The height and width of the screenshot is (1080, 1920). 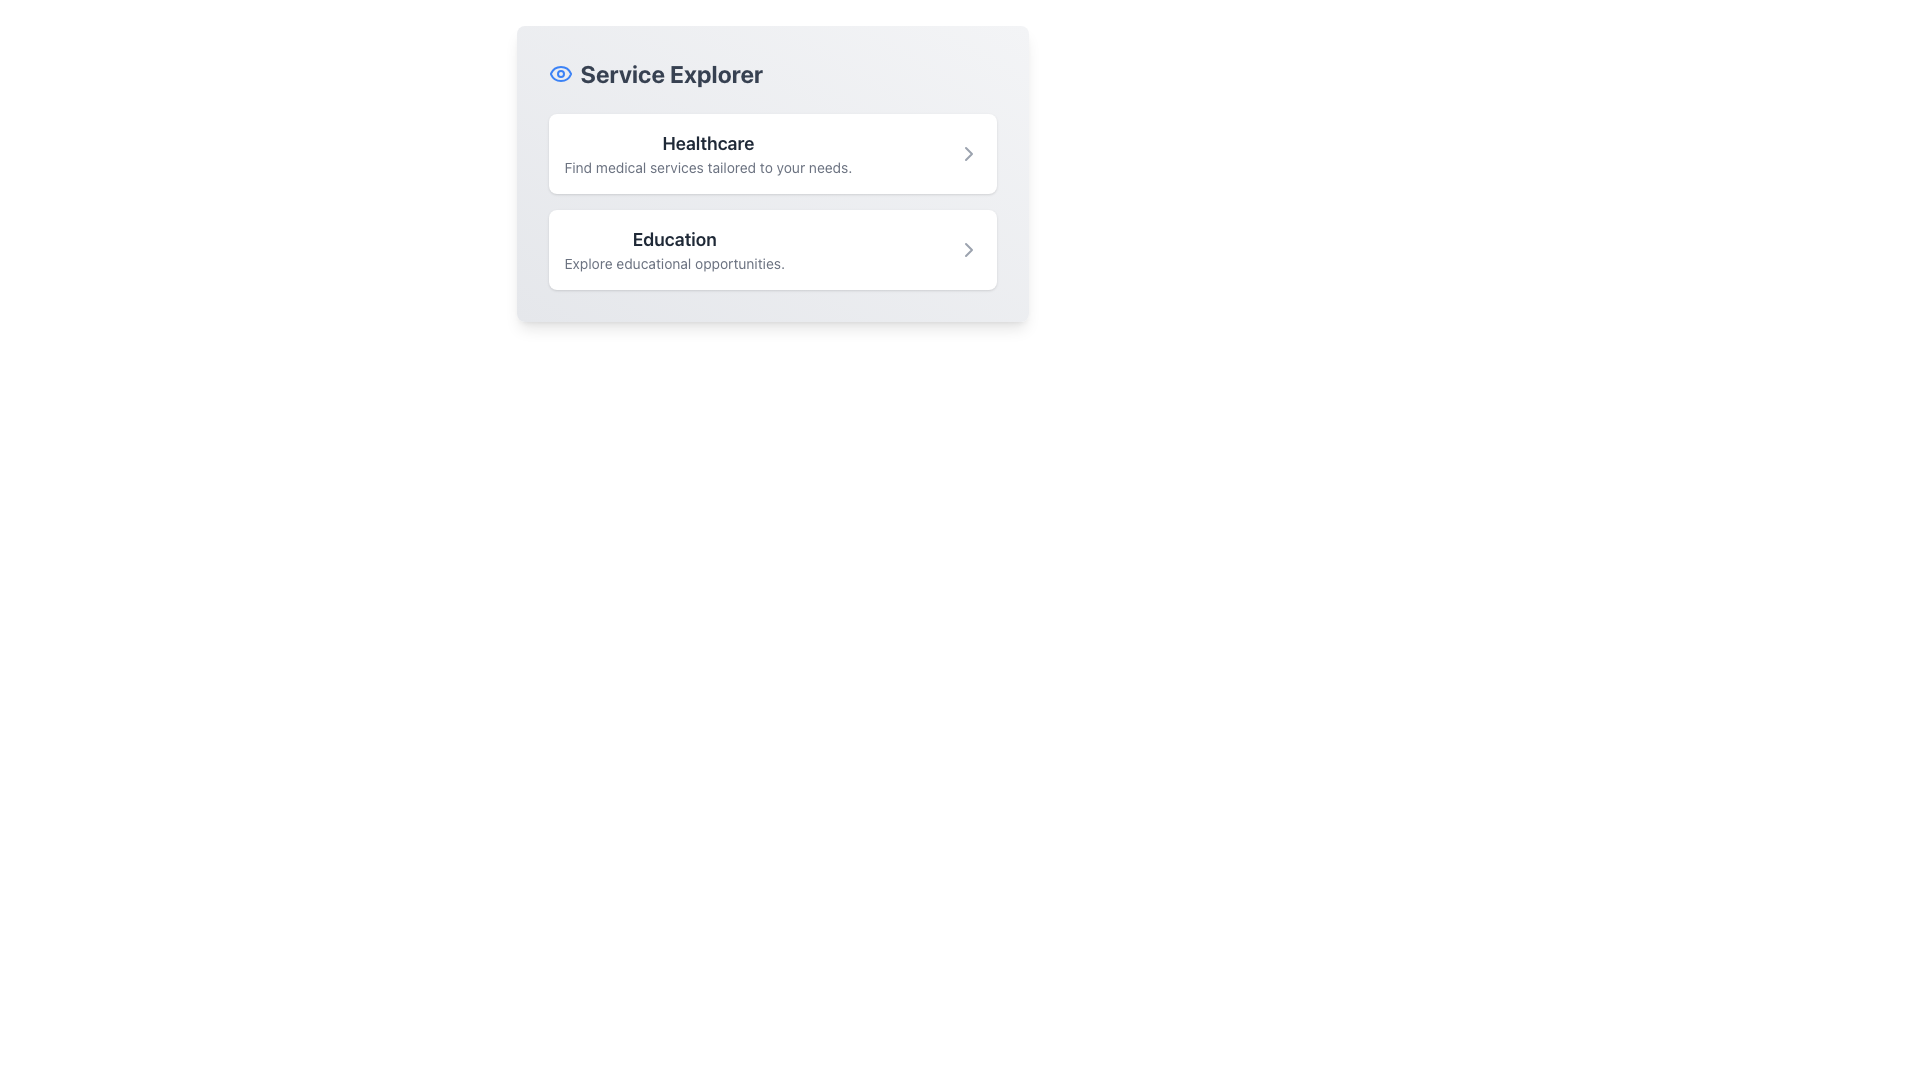 What do you see at coordinates (708, 167) in the screenshot?
I see `the descriptive subtitle text located below the 'Healthcare' title and above the navigation icon` at bounding box center [708, 167].